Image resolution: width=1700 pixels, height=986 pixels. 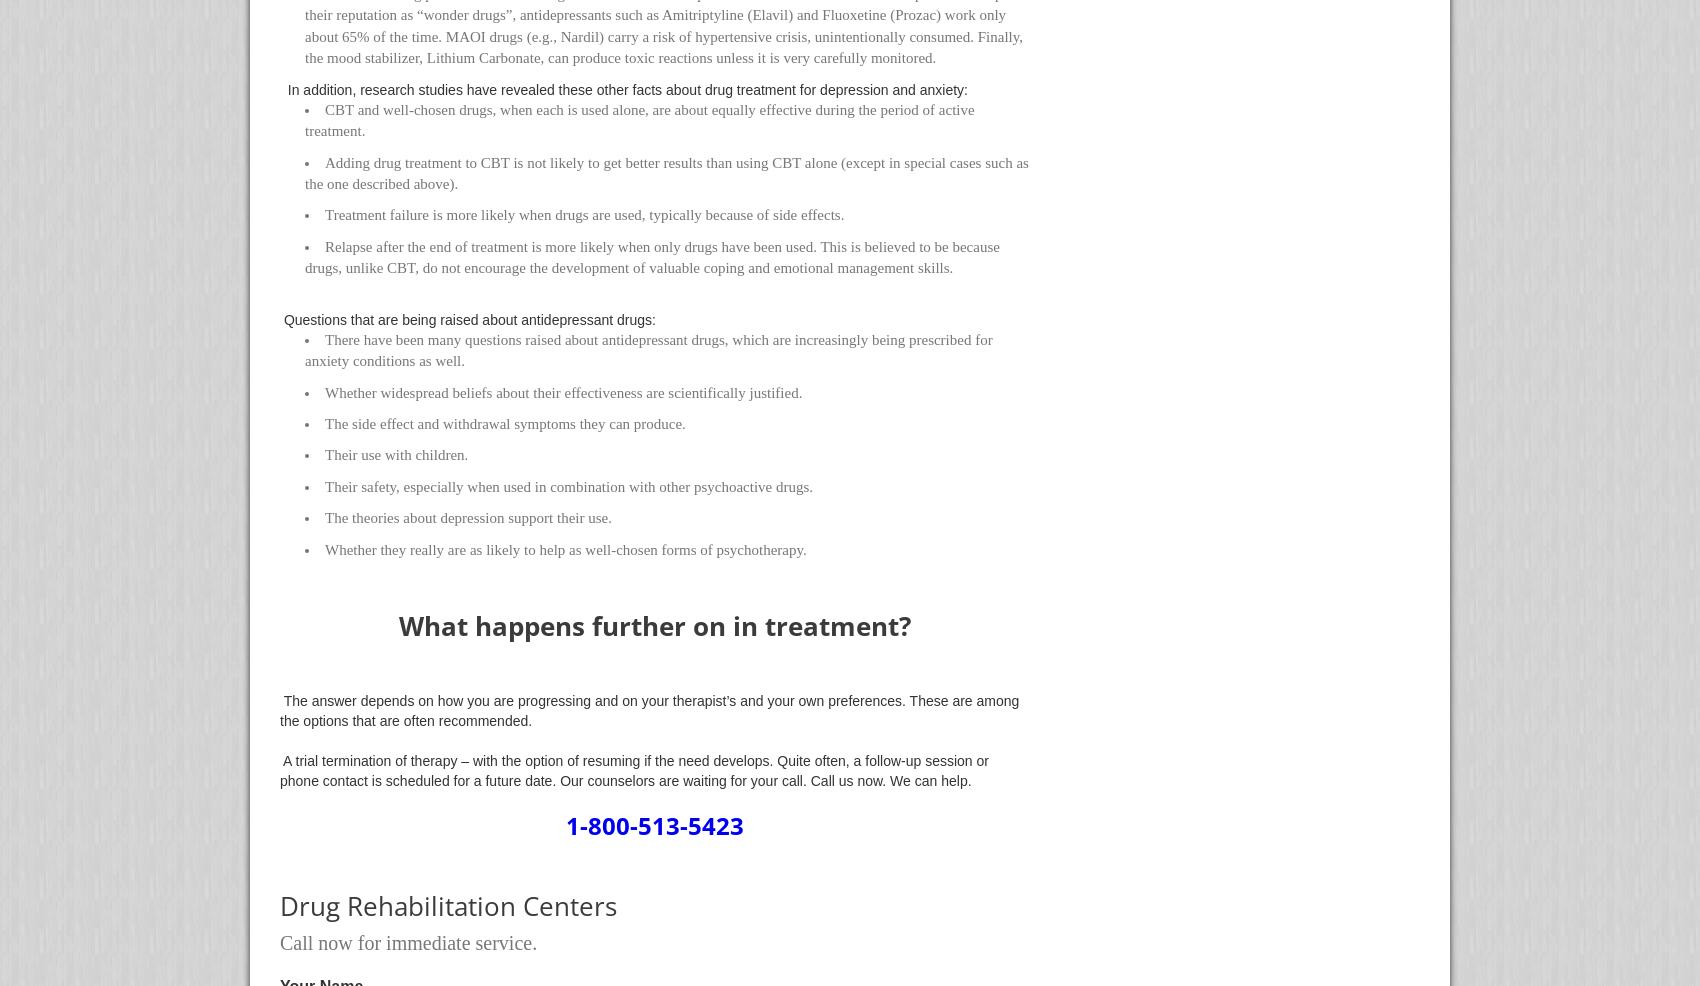 What do you see at coordinates (448, 906) in the screenshot?
I see `'Drug Rehabilitation Centers'` at bounding box center [448, 906].